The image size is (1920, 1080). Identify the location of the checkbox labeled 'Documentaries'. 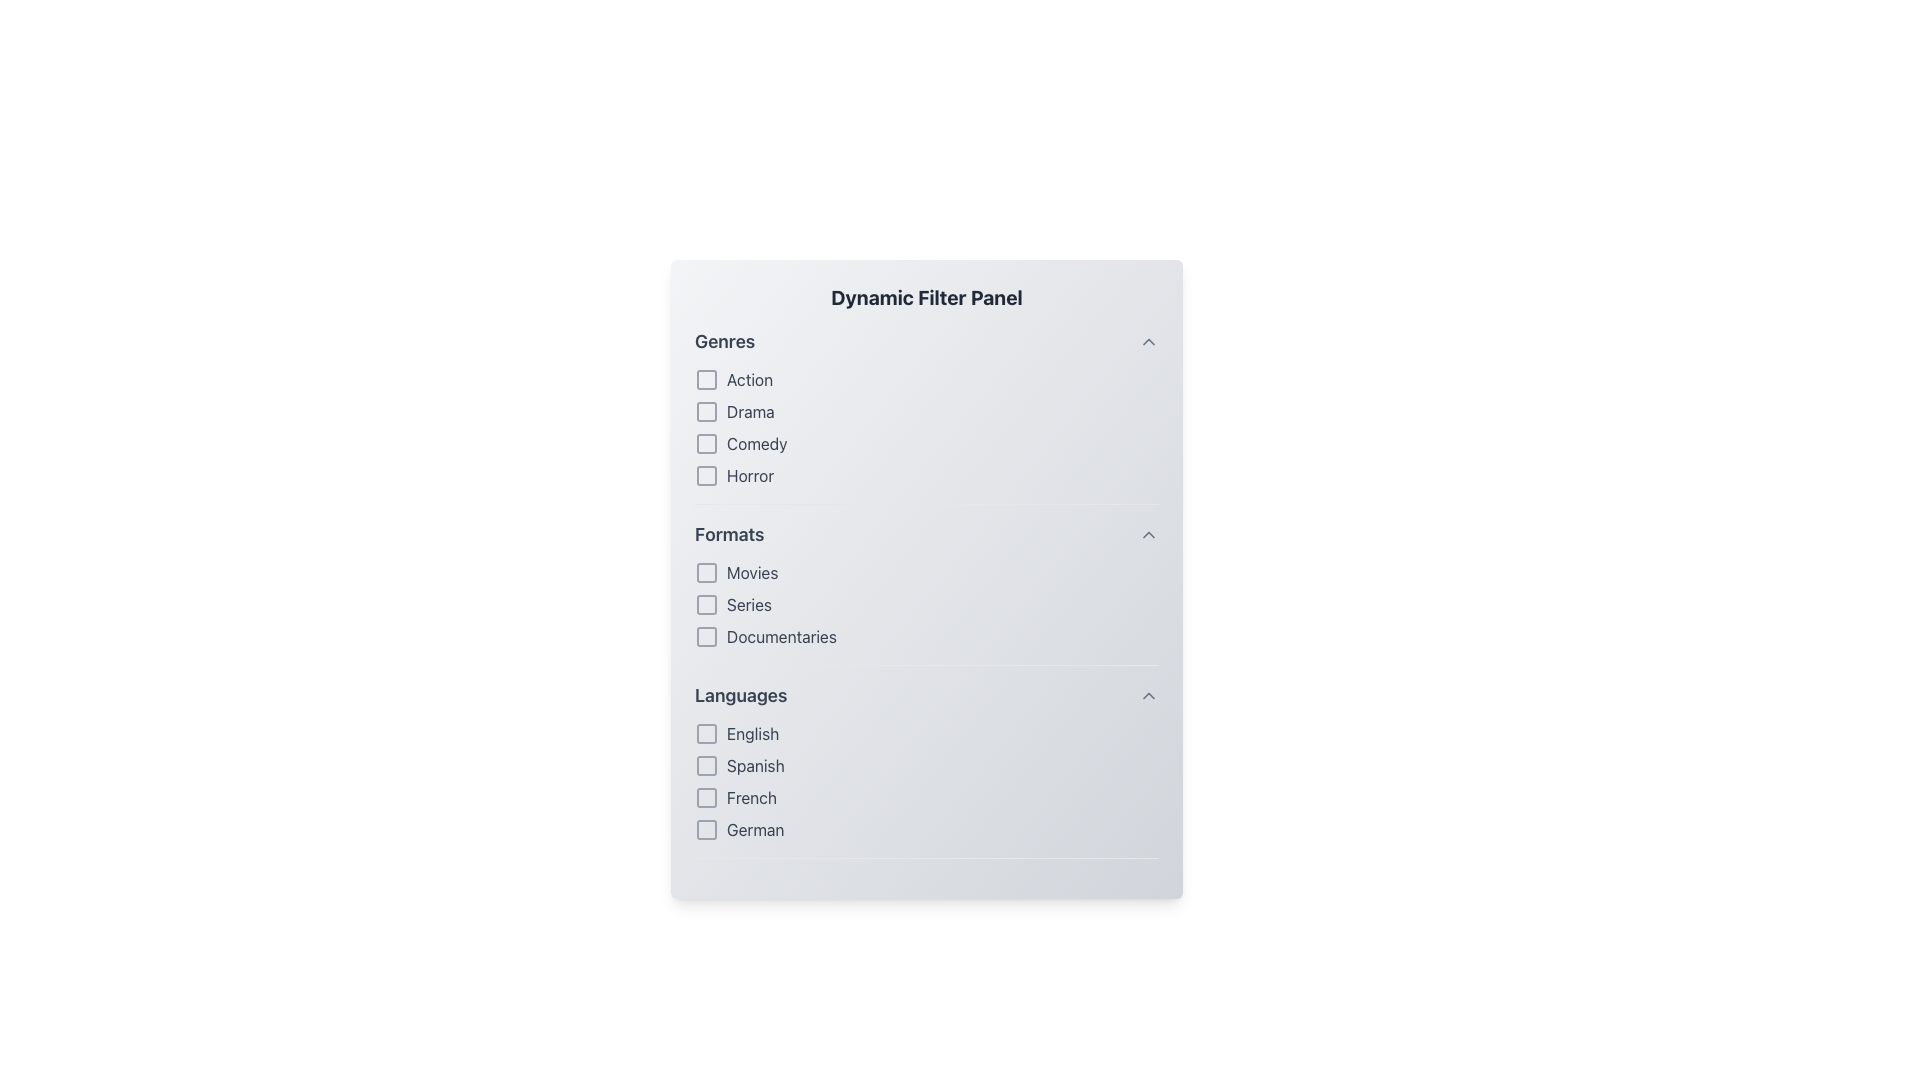
(925, 636).